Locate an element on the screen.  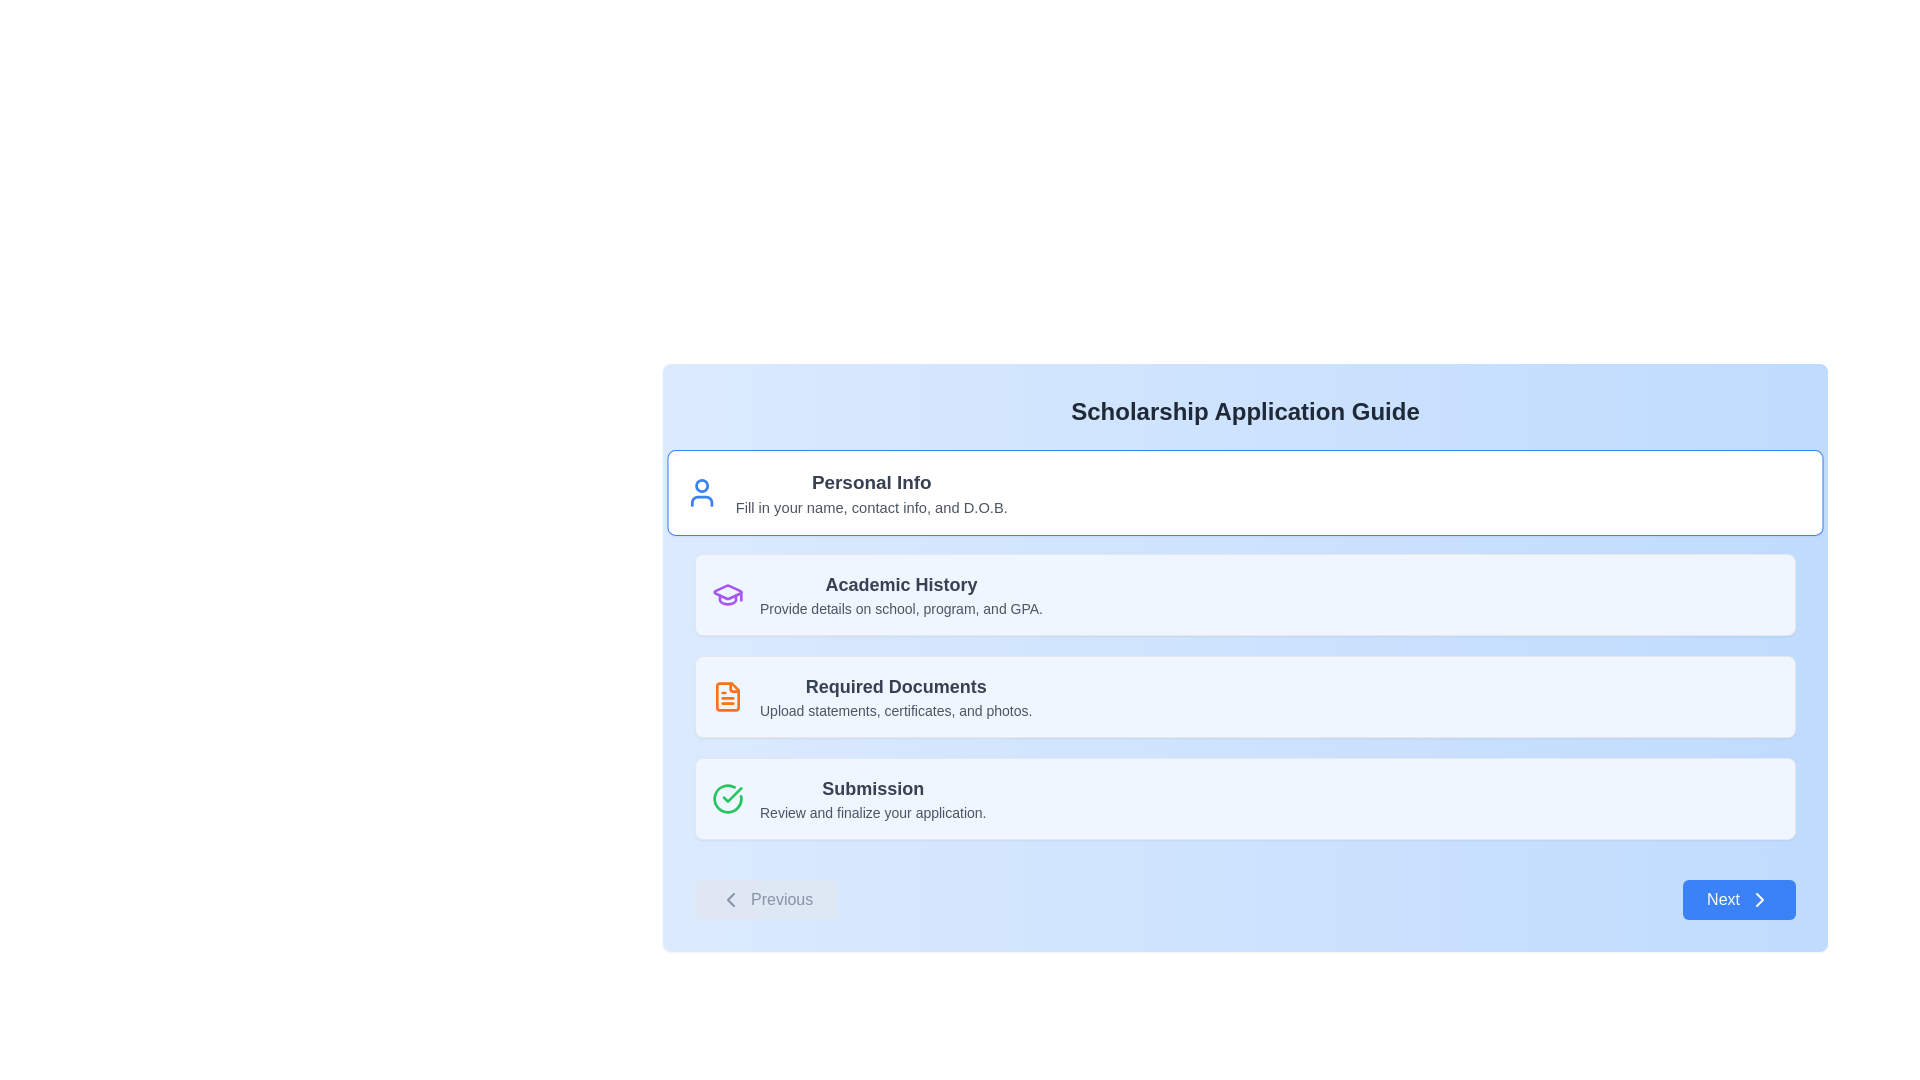
the graphical decorative element within the user icon that symbolizes the 'Personal Info' section, located at the top of the application interface is located at coordinates (702, 486).